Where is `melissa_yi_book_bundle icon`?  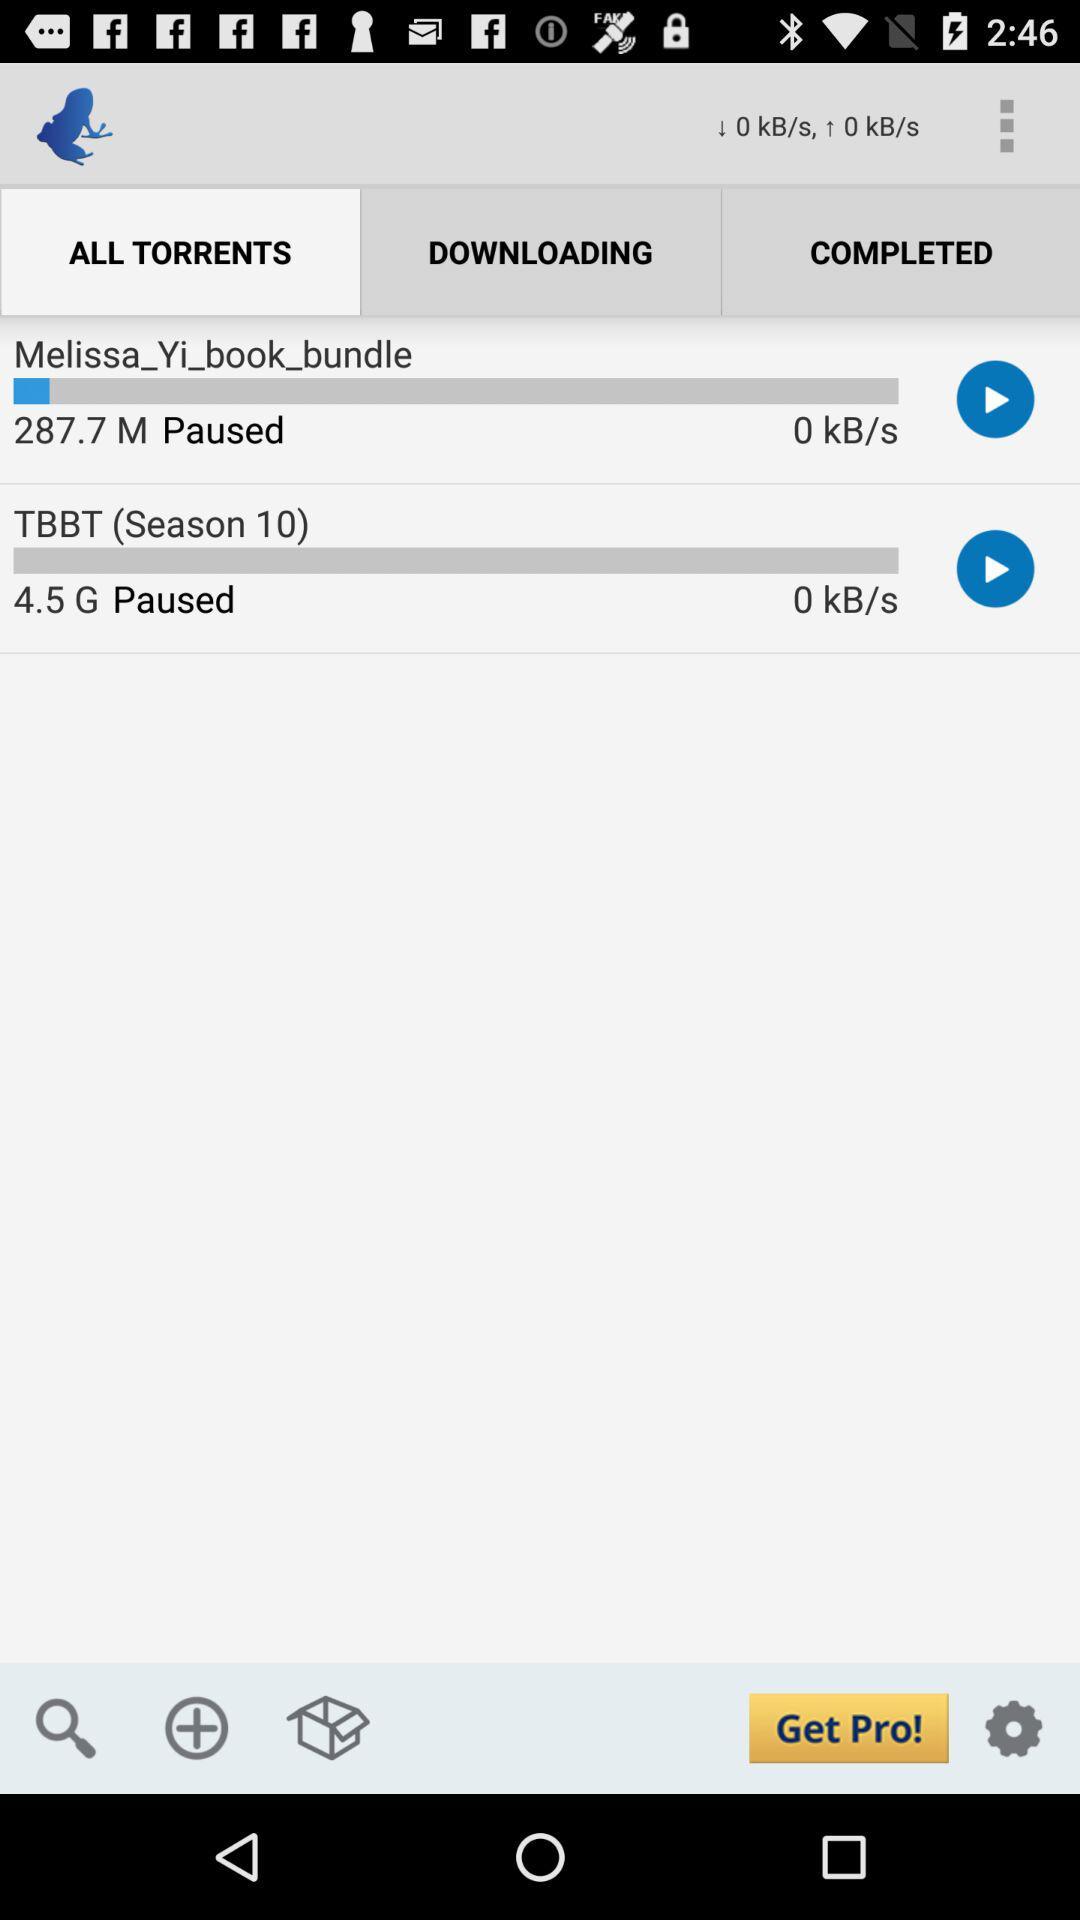 melissa_yi_book_bundle icon is located at coordinates (212, 353).